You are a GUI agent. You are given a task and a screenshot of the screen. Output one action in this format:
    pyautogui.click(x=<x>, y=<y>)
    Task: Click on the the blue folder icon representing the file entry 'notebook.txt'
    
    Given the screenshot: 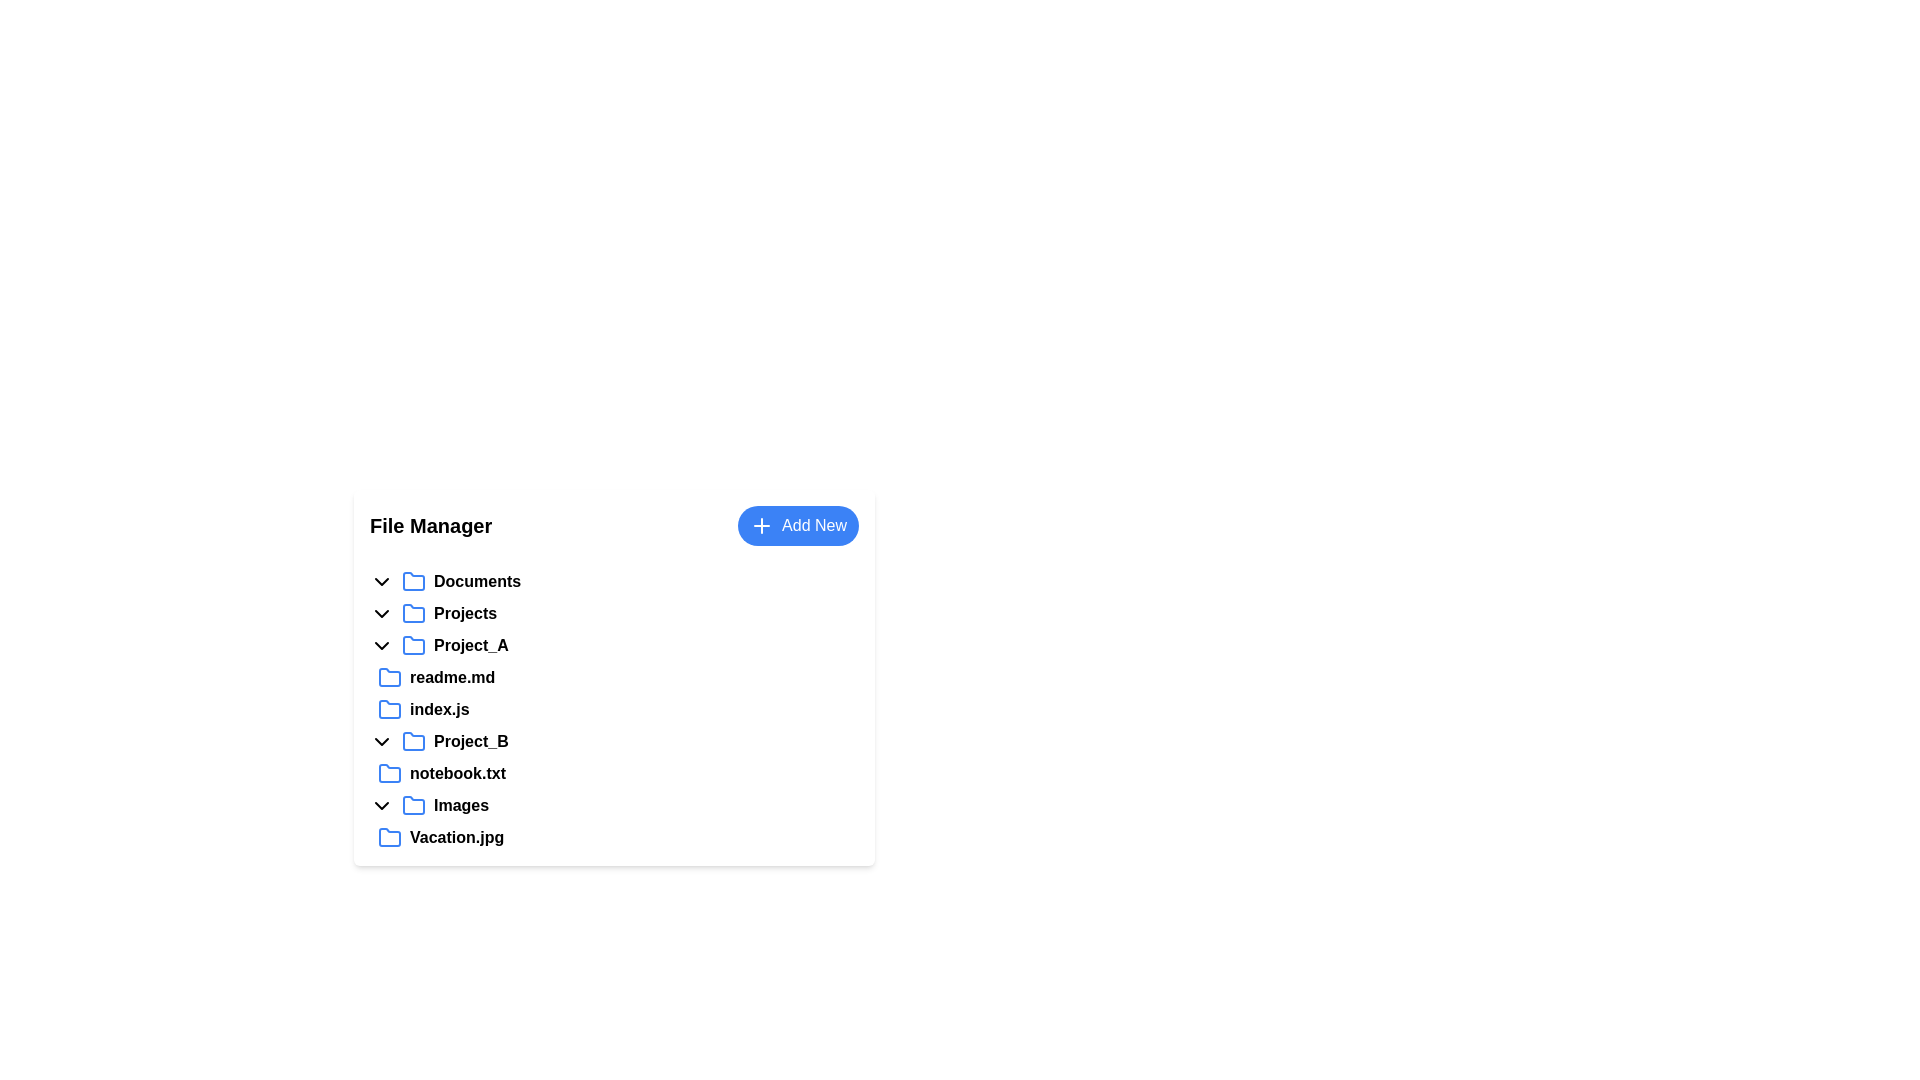 What is the action you would take?
    pyautogui.click(x=389, y=773)
    